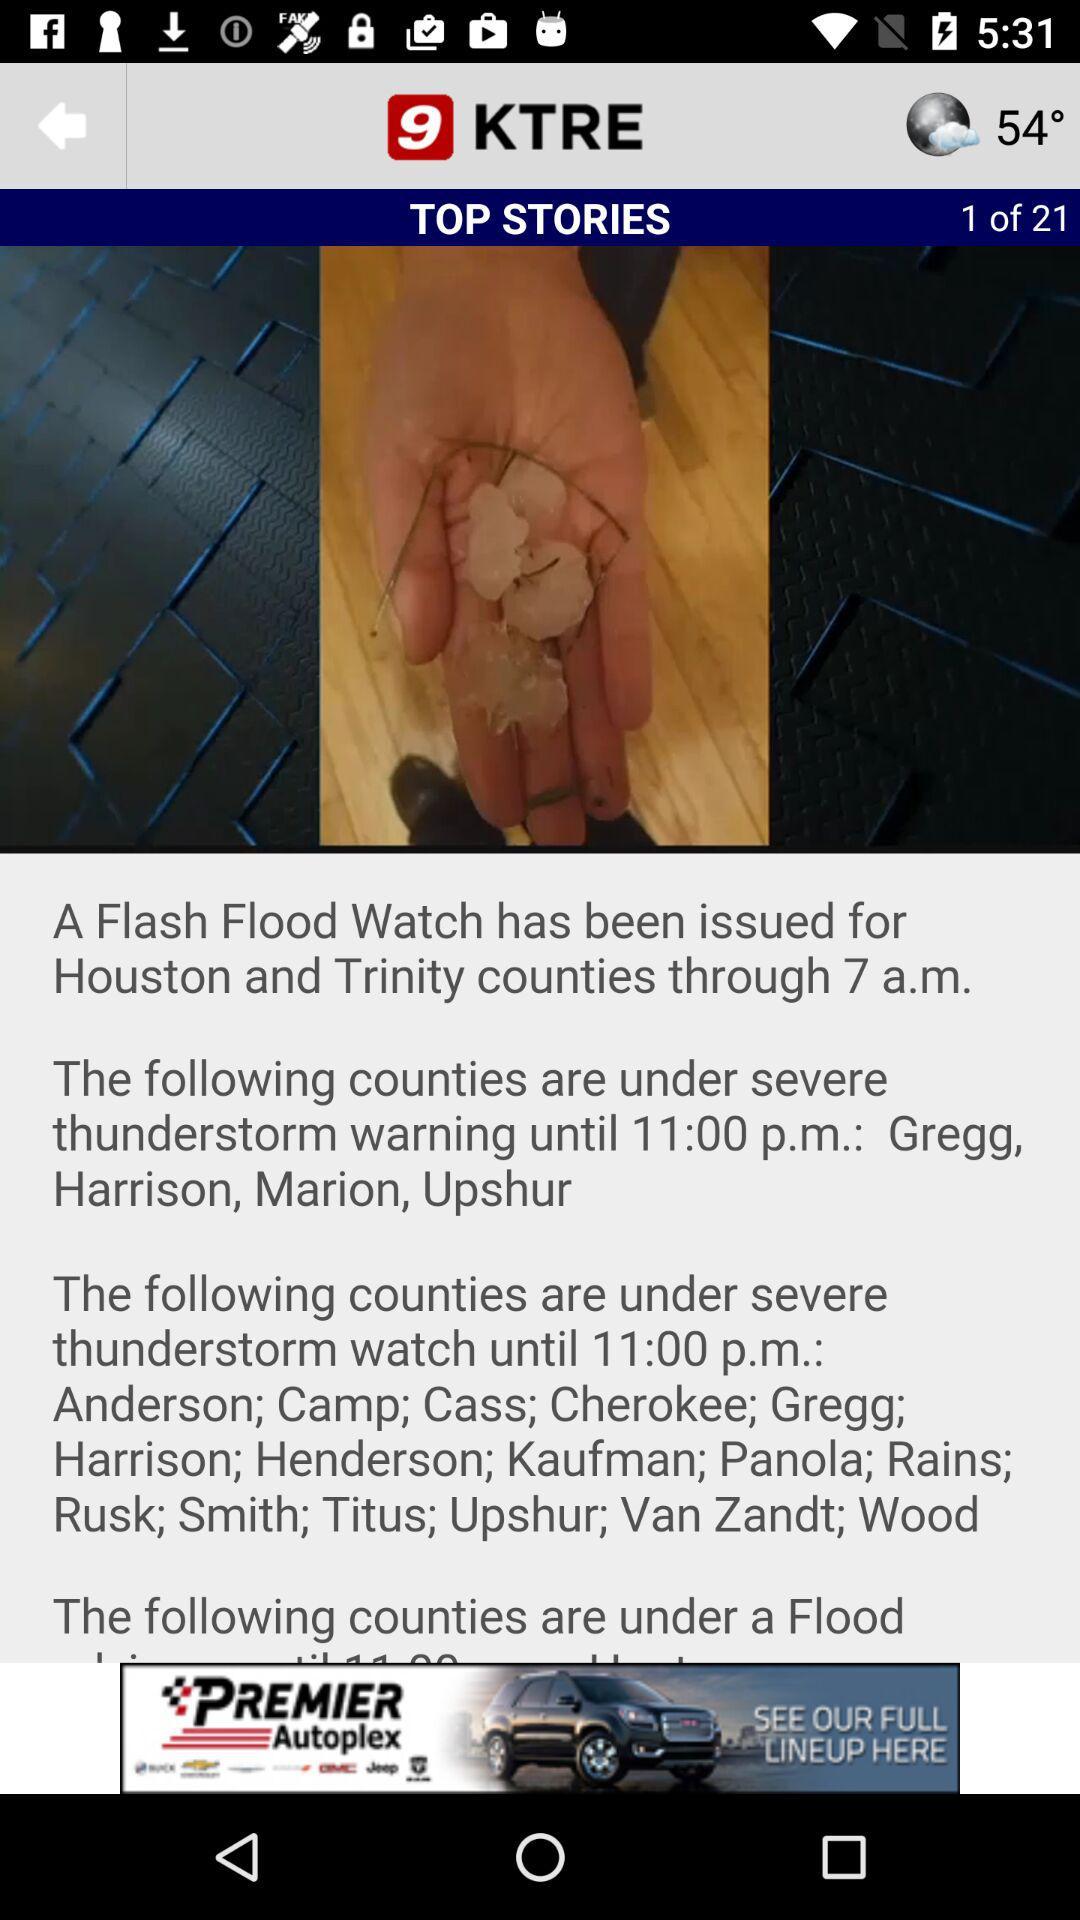 The height and width of the screenshot is (1920, 1080). Describe the element at coordinates (540, 1727) in the screenshot. I see `advertisement` at that location.